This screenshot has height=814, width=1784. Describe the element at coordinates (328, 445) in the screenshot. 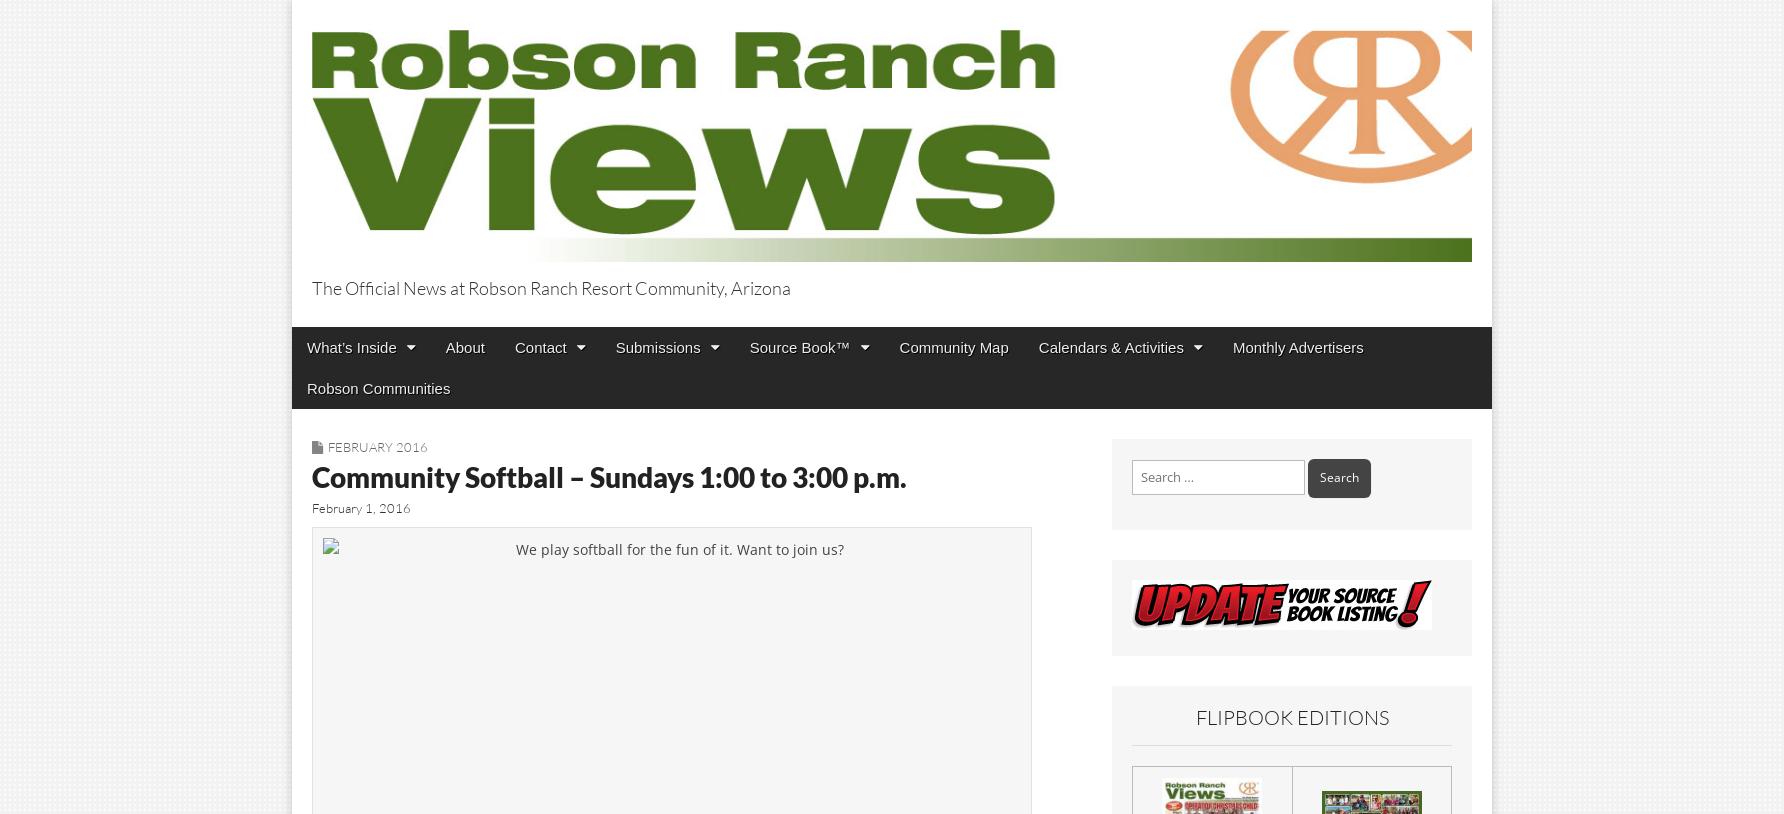

I see `'February 2016'` at that location.